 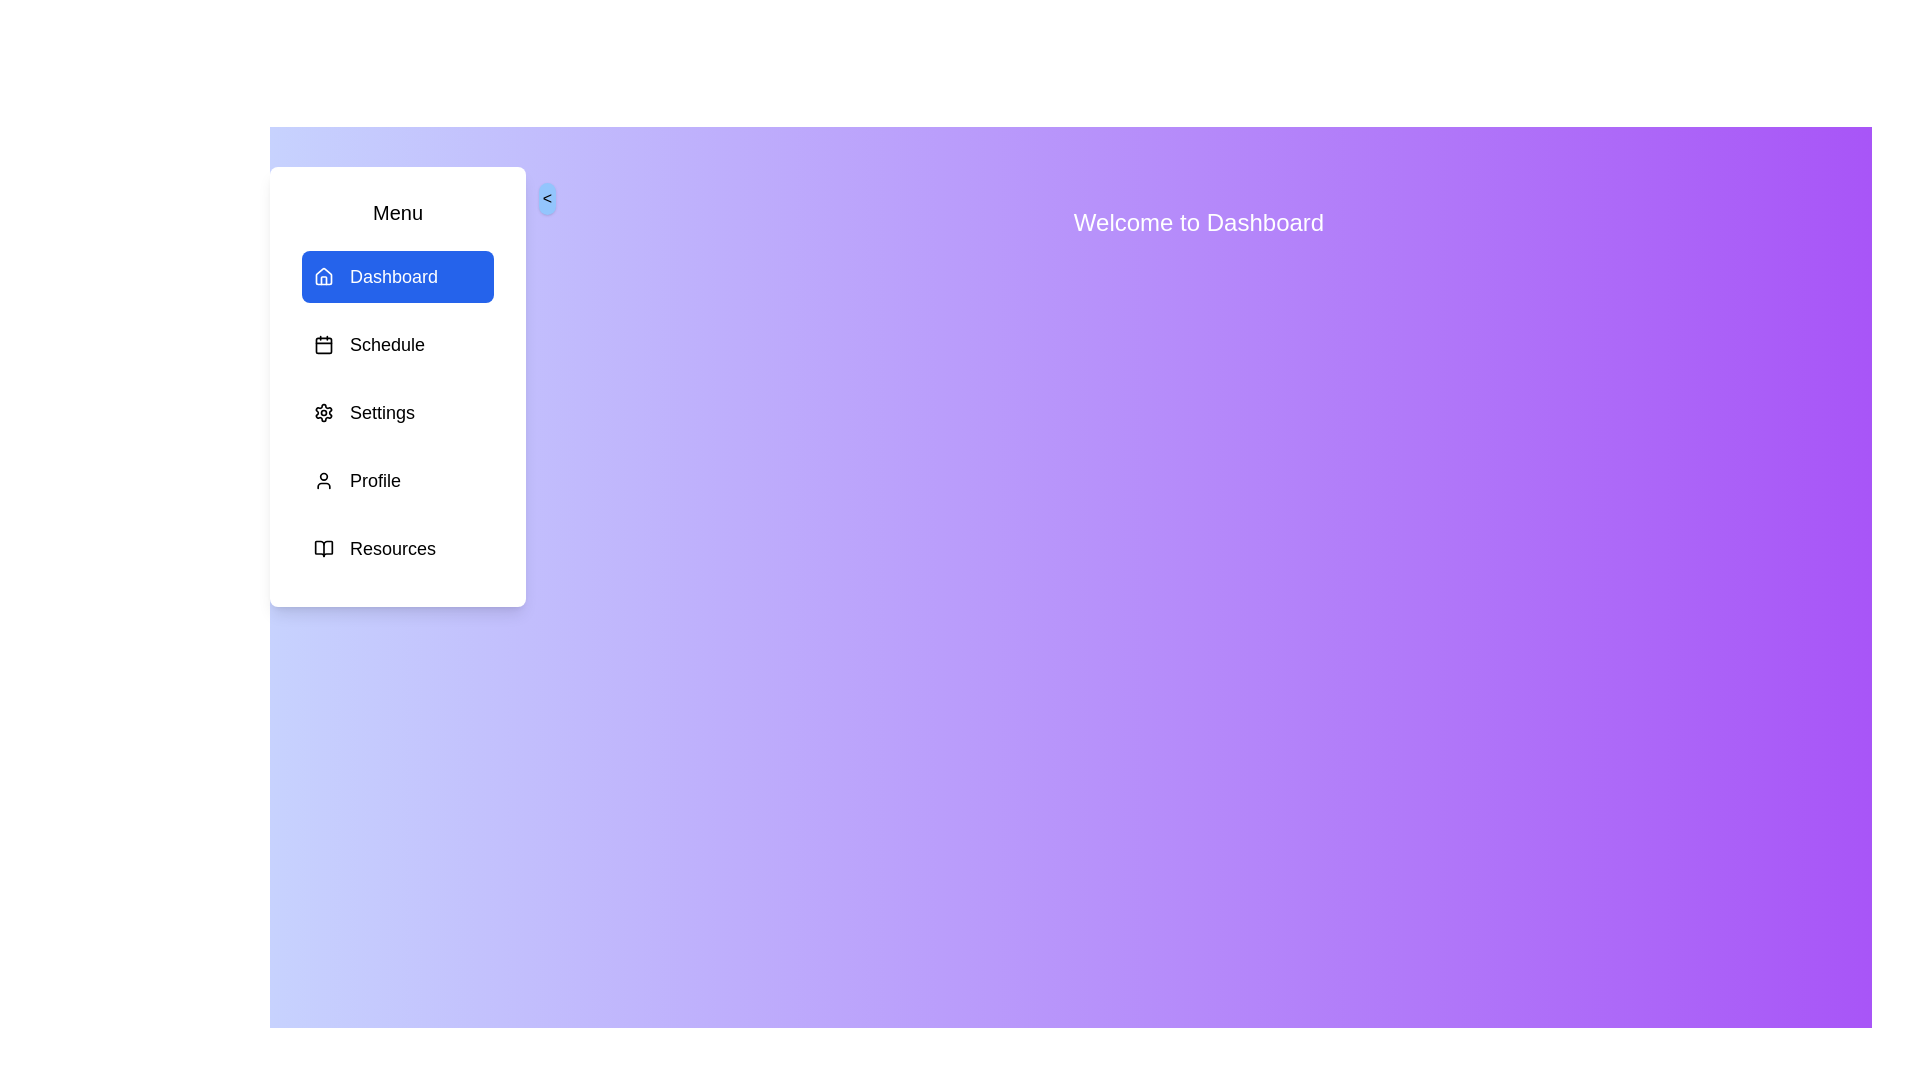 I want to click on the menu item Profile to navigate to its respective page, so click(x=398, y=481).